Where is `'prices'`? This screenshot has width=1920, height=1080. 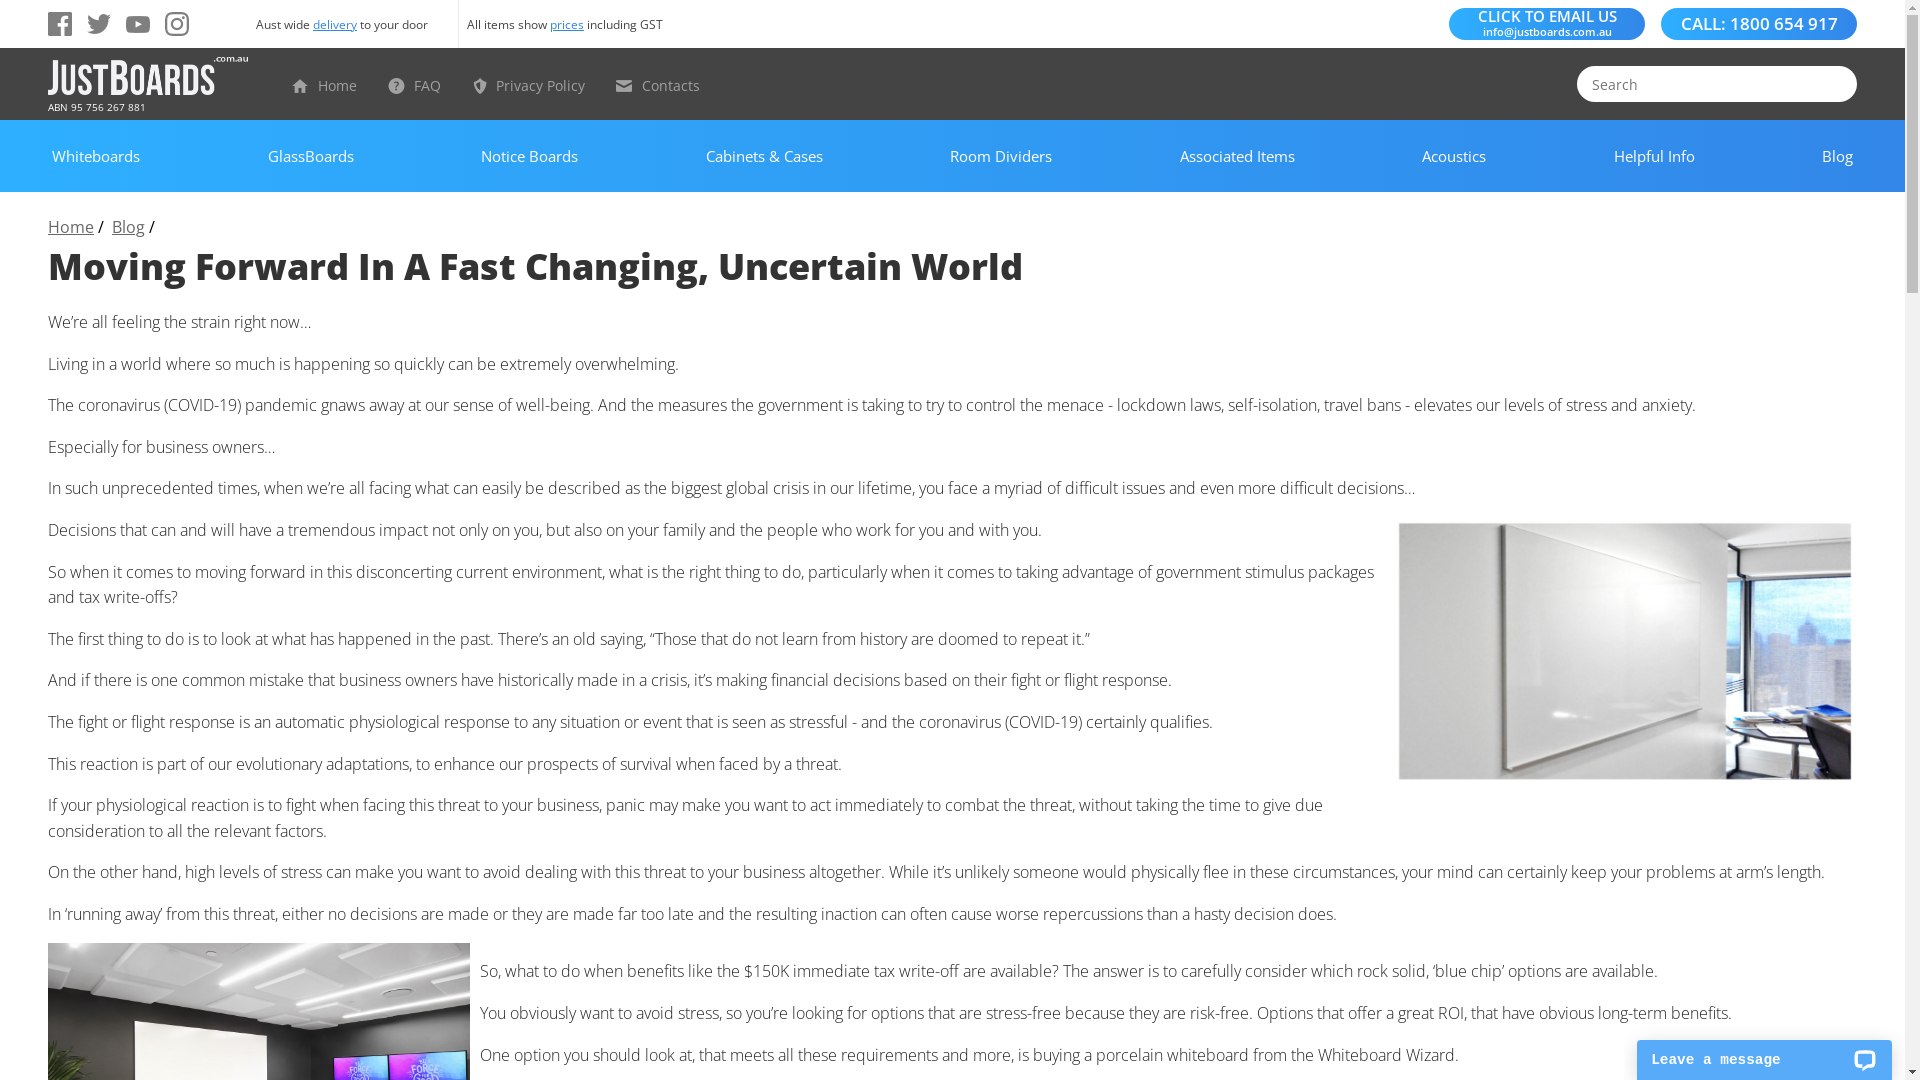 'prices' is located at coordinates (565, 24).